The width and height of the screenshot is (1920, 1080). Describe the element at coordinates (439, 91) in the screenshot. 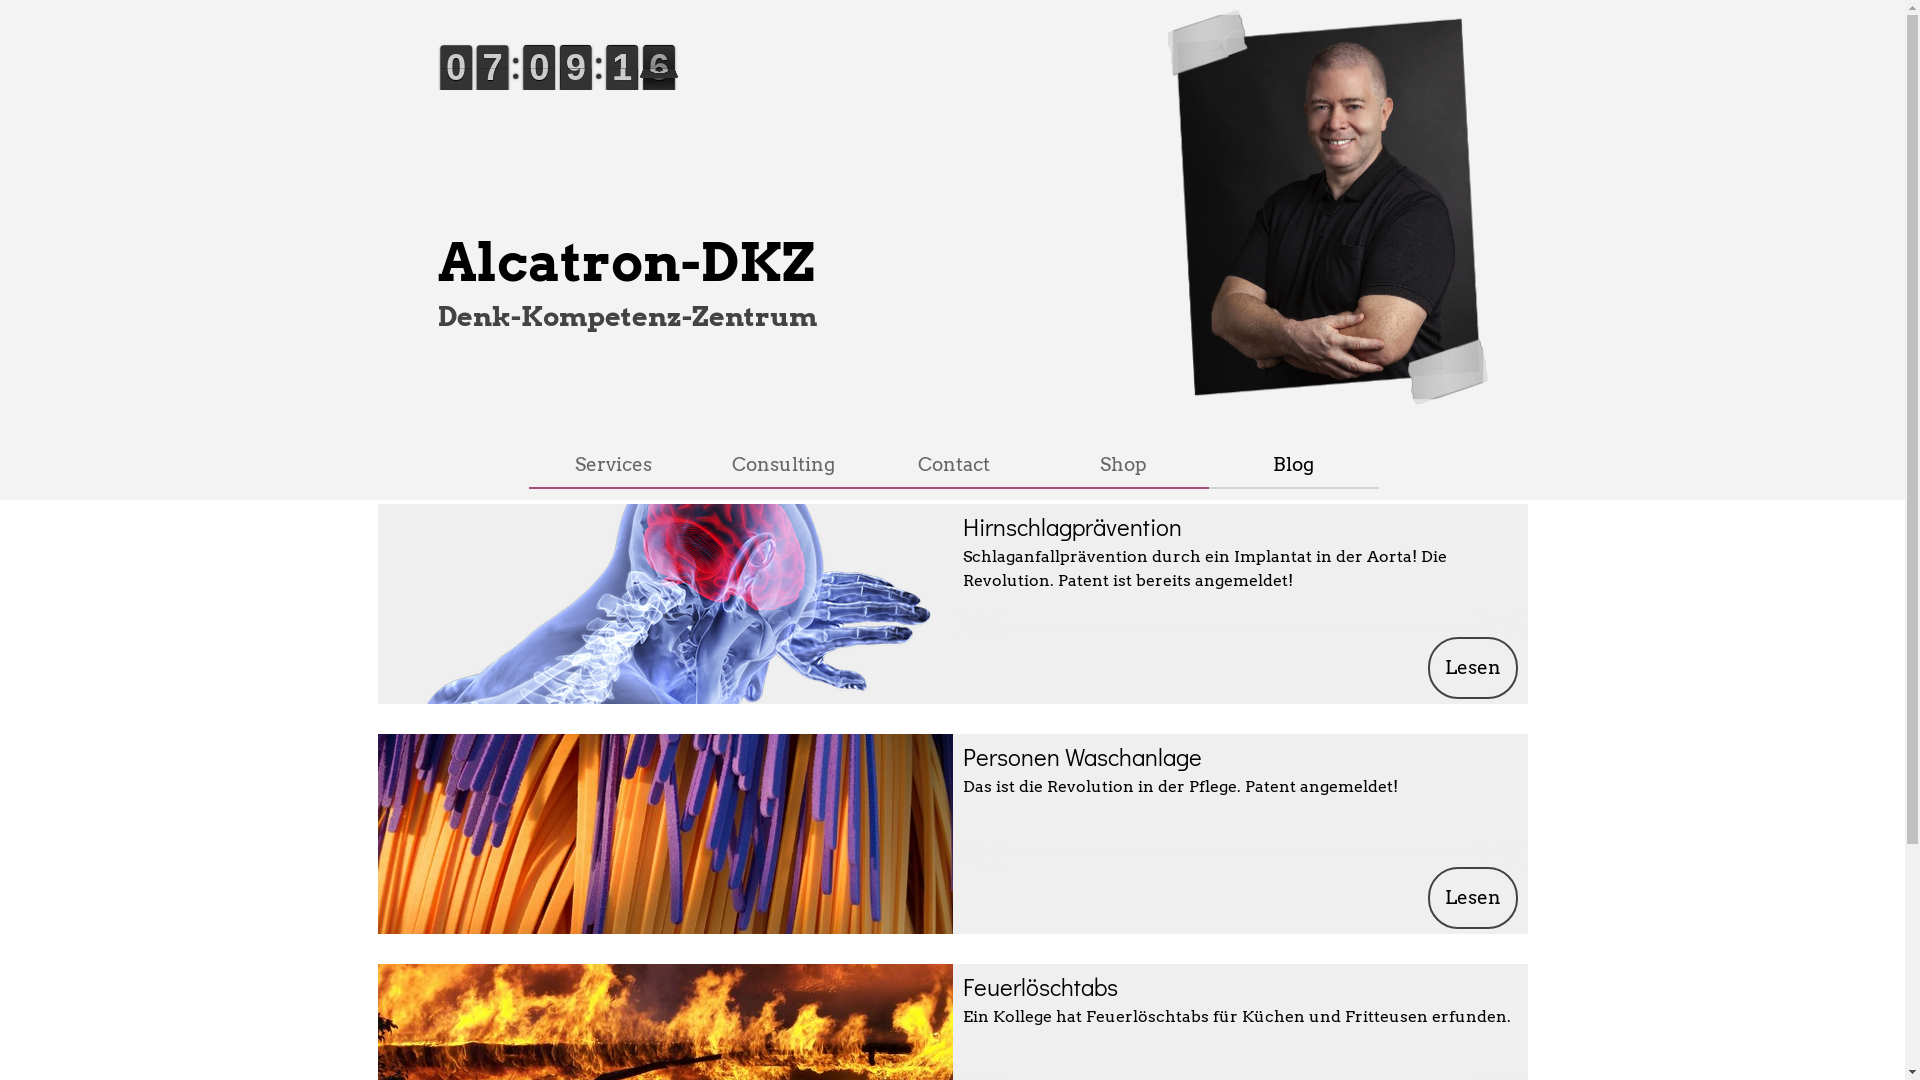

I see `'9` at that location.